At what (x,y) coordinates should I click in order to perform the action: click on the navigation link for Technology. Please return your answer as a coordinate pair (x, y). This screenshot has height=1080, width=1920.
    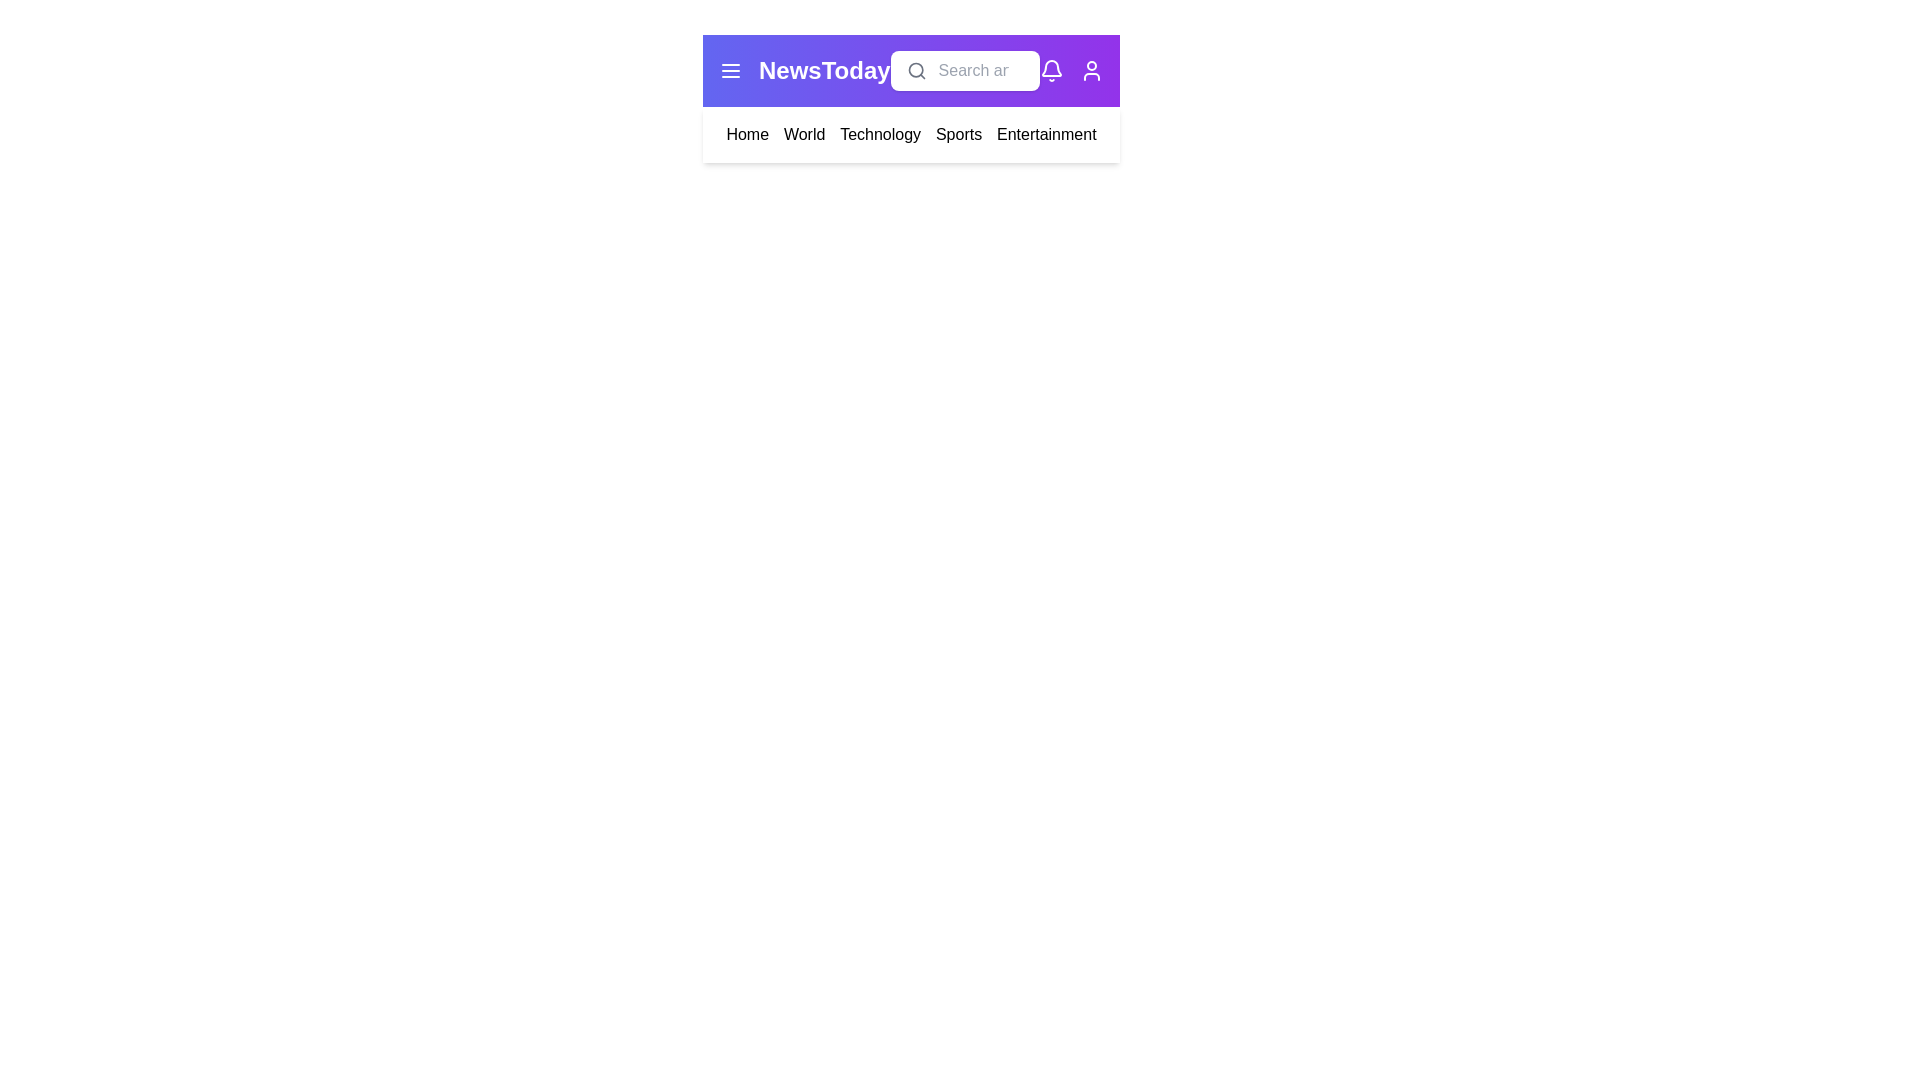
    Looking at the image, I should click on (879, 135).